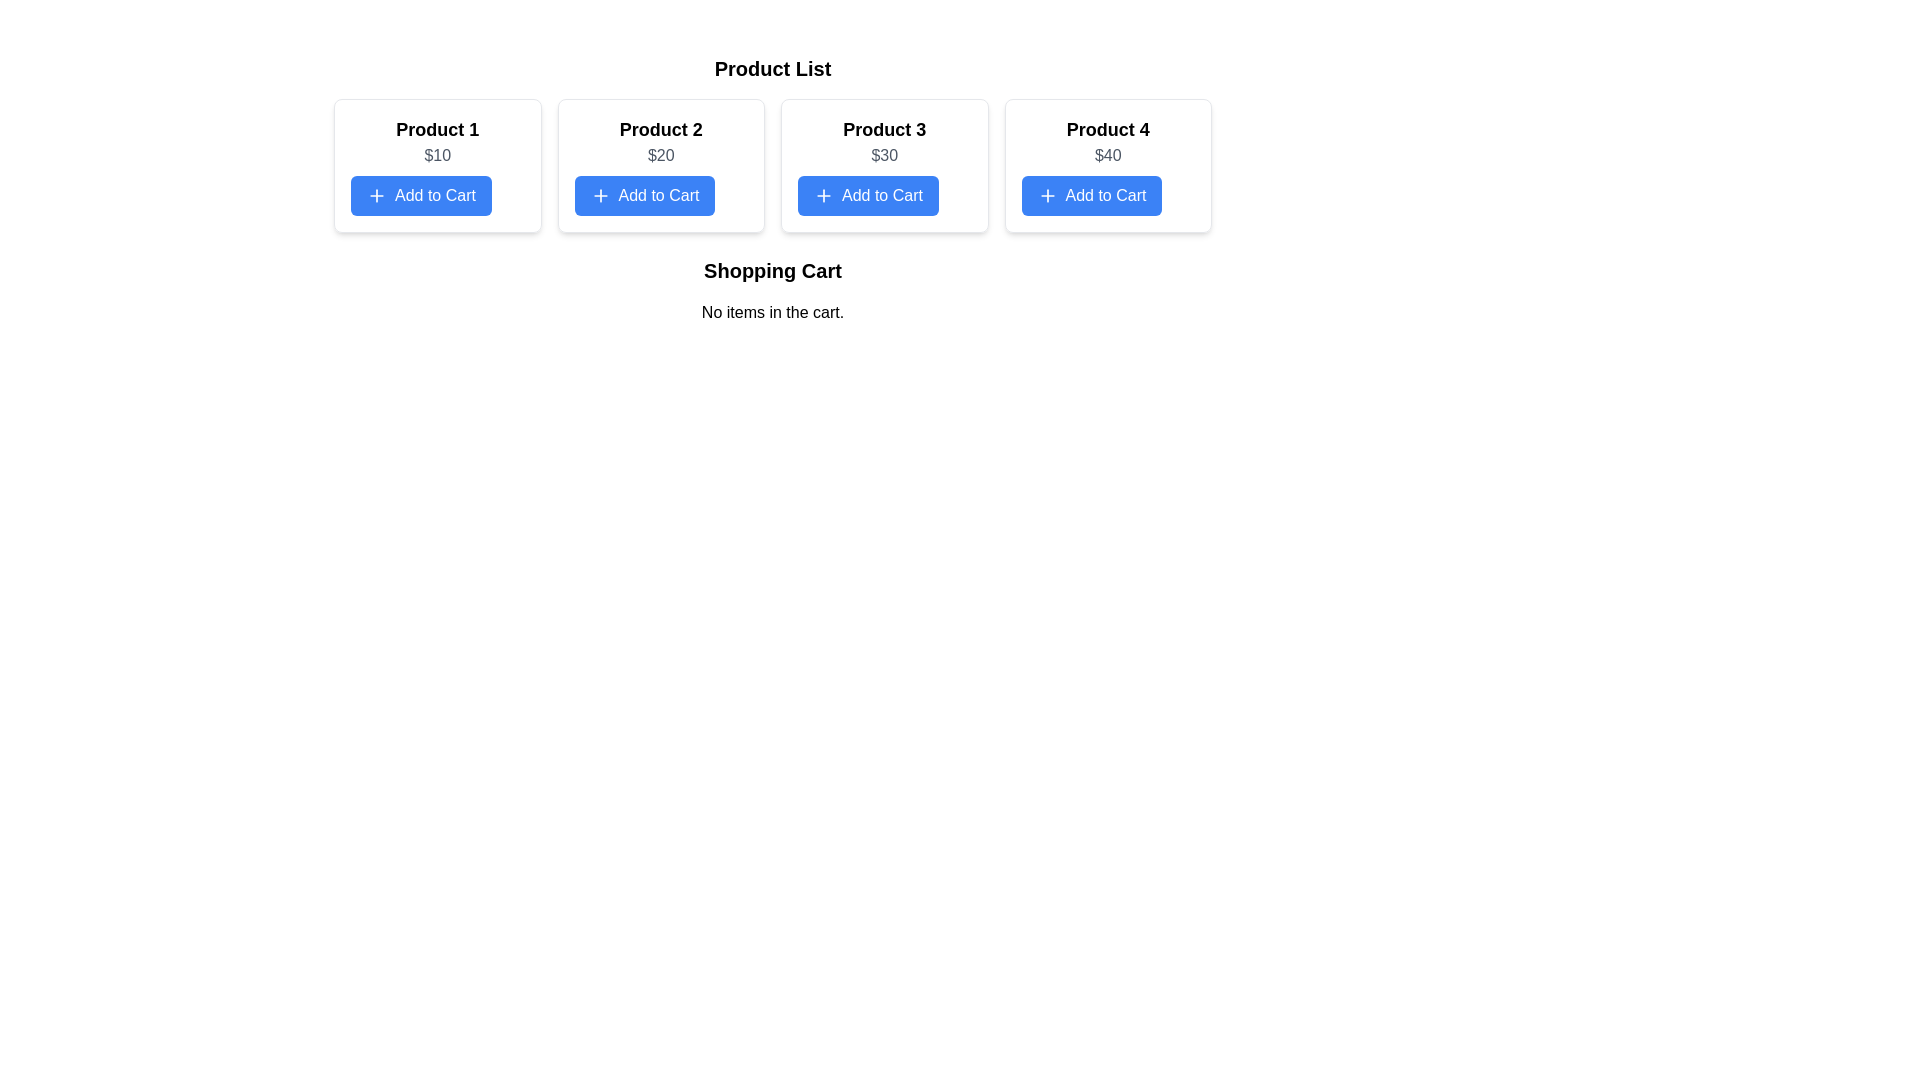  I want to click on the 'Product 3' text label which is displayed in a bold, large black font within a bordered box at the top of the product details, so click(883, 130).